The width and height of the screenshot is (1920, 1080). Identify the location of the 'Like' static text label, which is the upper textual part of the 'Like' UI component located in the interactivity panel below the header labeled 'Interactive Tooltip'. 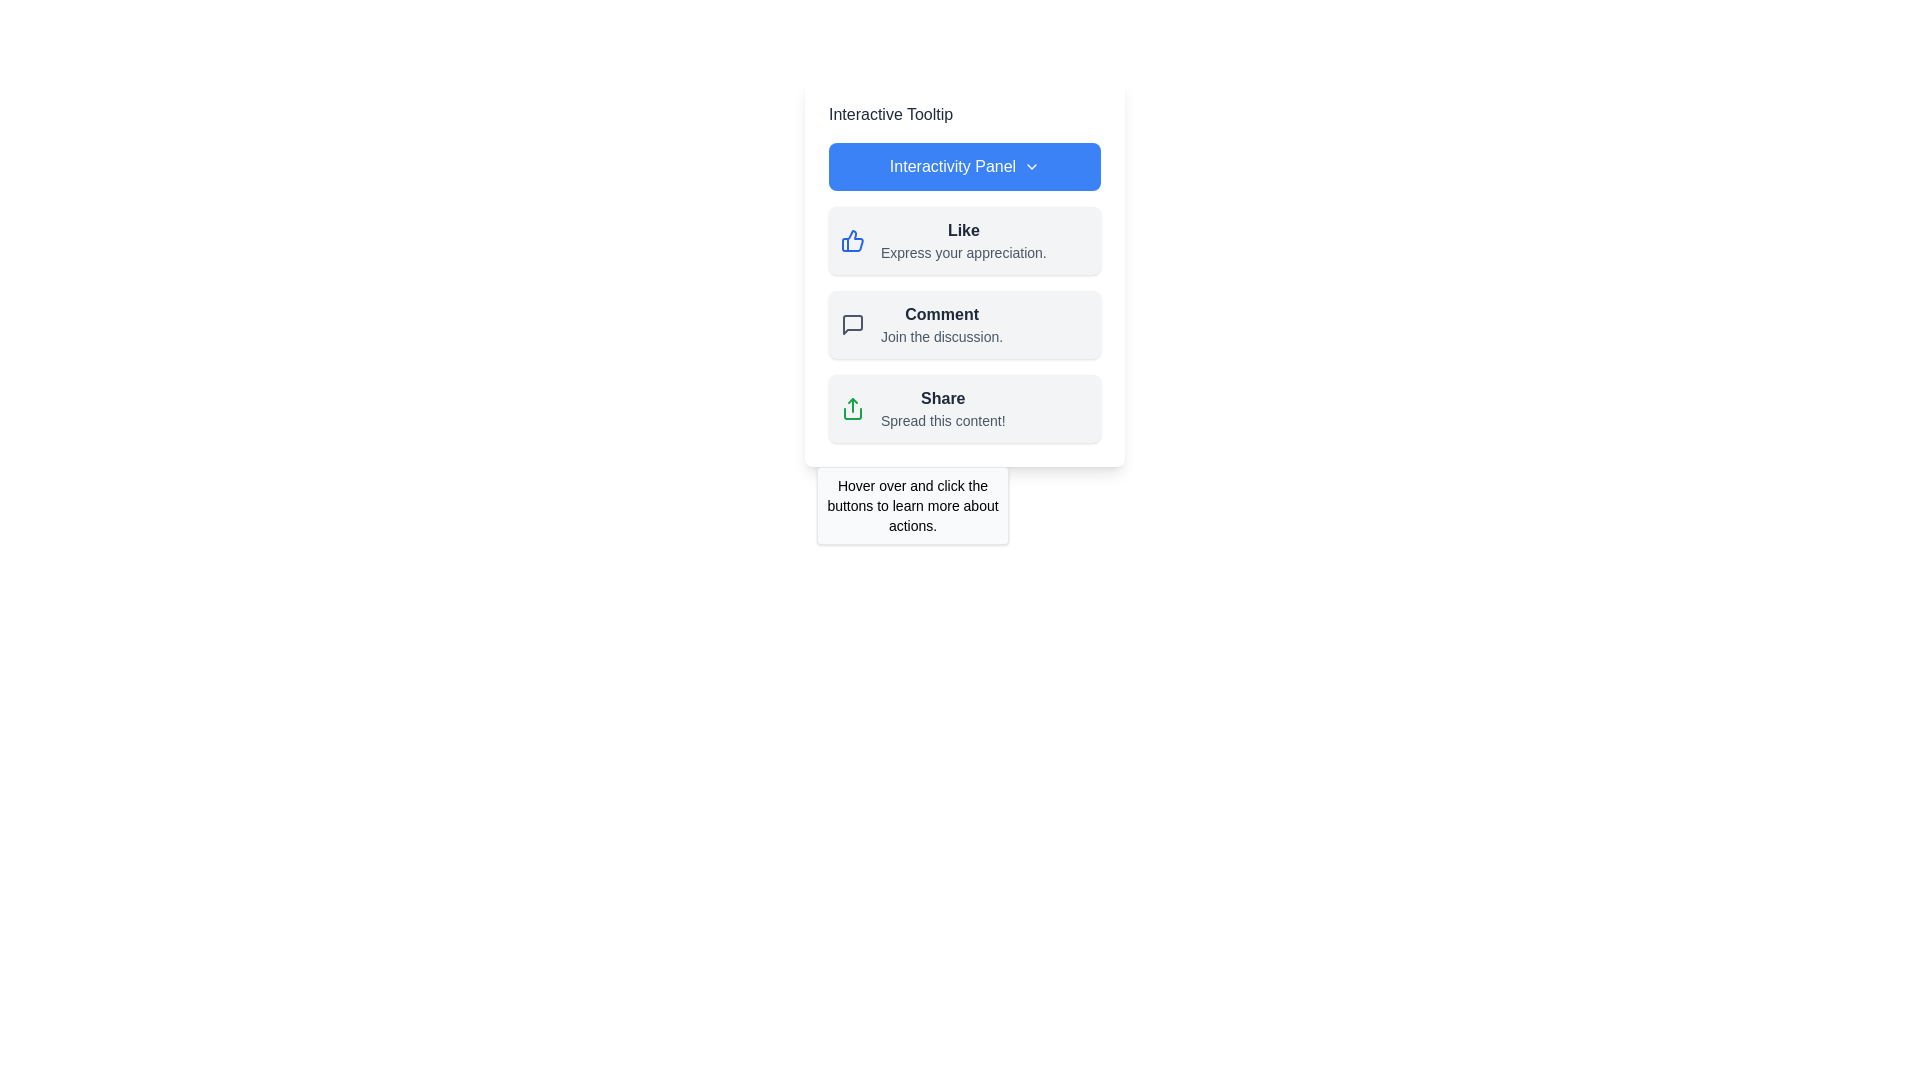
(963, 230).